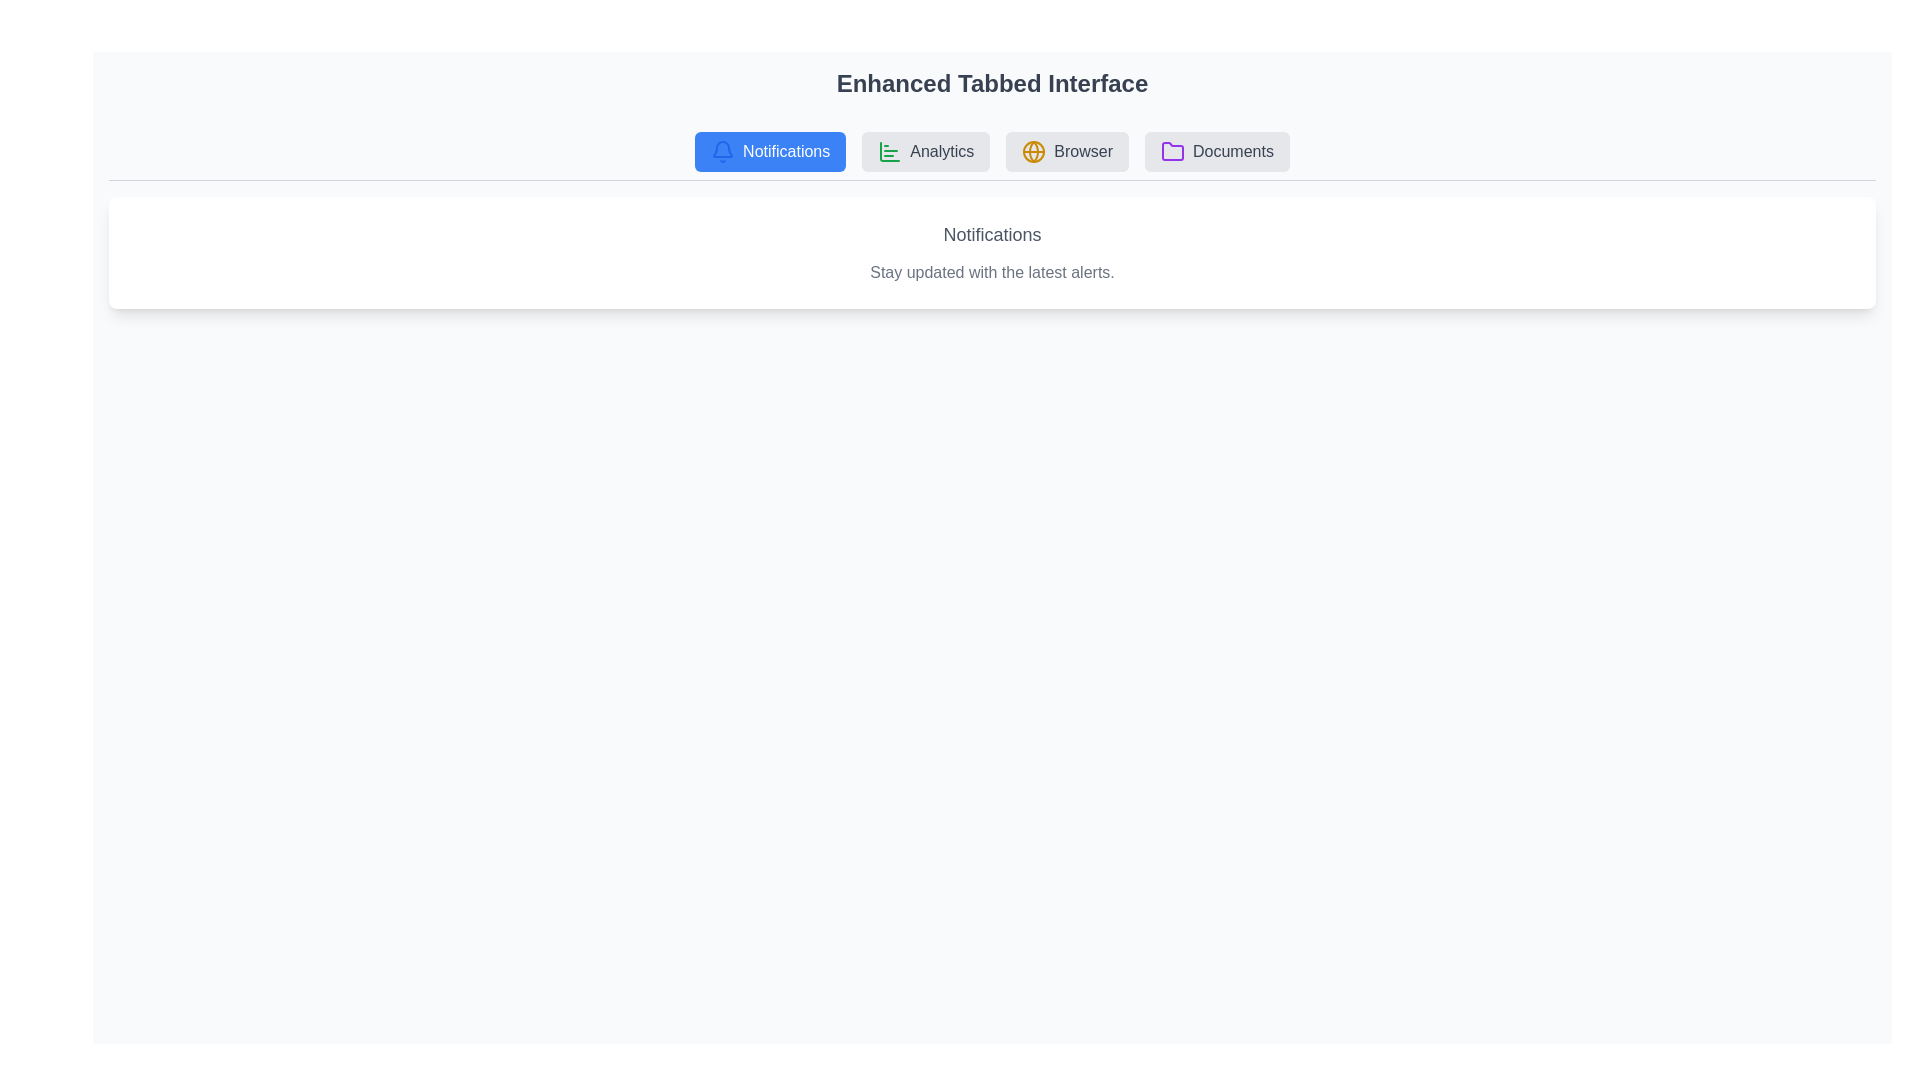 This screenshot has width=1920, height=1080. Describe the element at coordinates (769, 150) in the screenshot. I see `the tab labeled Notifications to observe its hover effect` at that location.